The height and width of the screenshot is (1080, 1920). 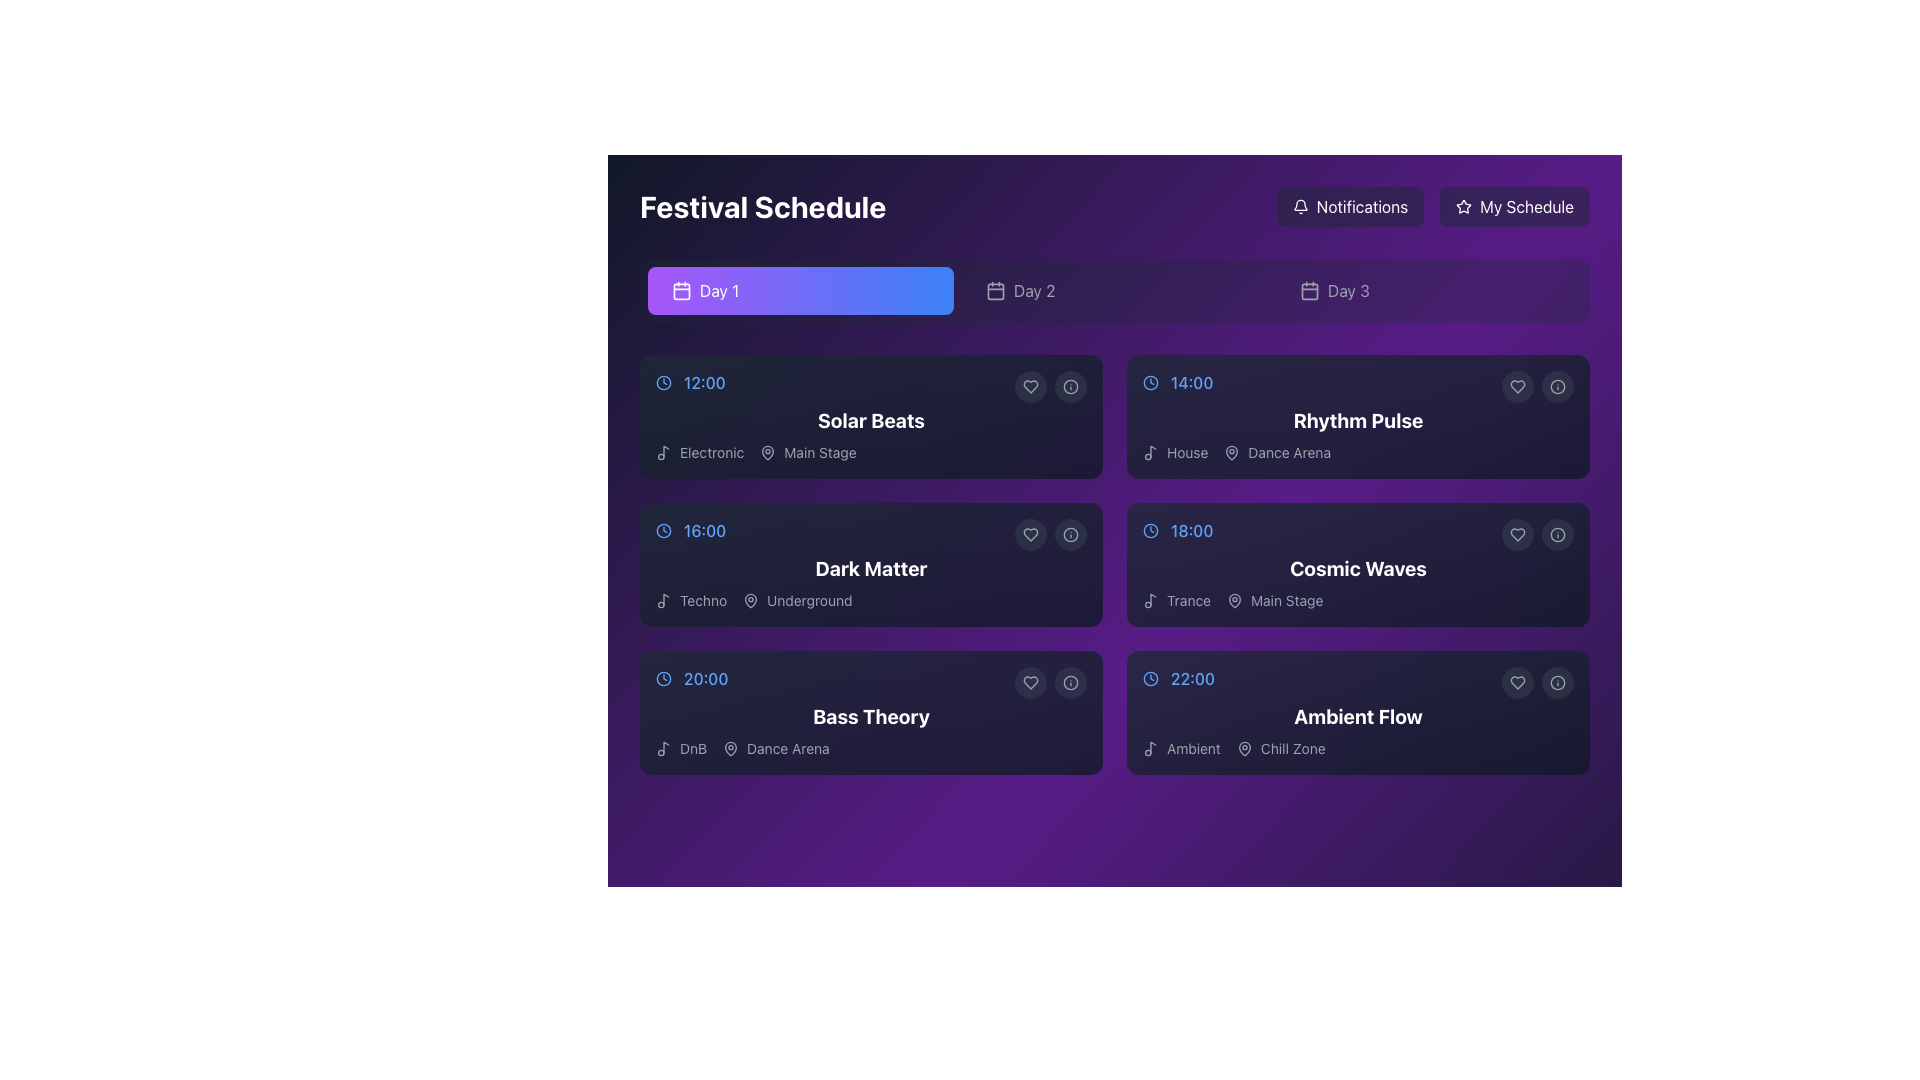 What do you see at coordinates (1175, 452) in the screenshot?
I see `the text label indicating the music genre 'House' for the event 'Rhythm Pulse' located in the second row, right column under the 'Day 1' tab in the schedule` at bounding box center [1175, 452].